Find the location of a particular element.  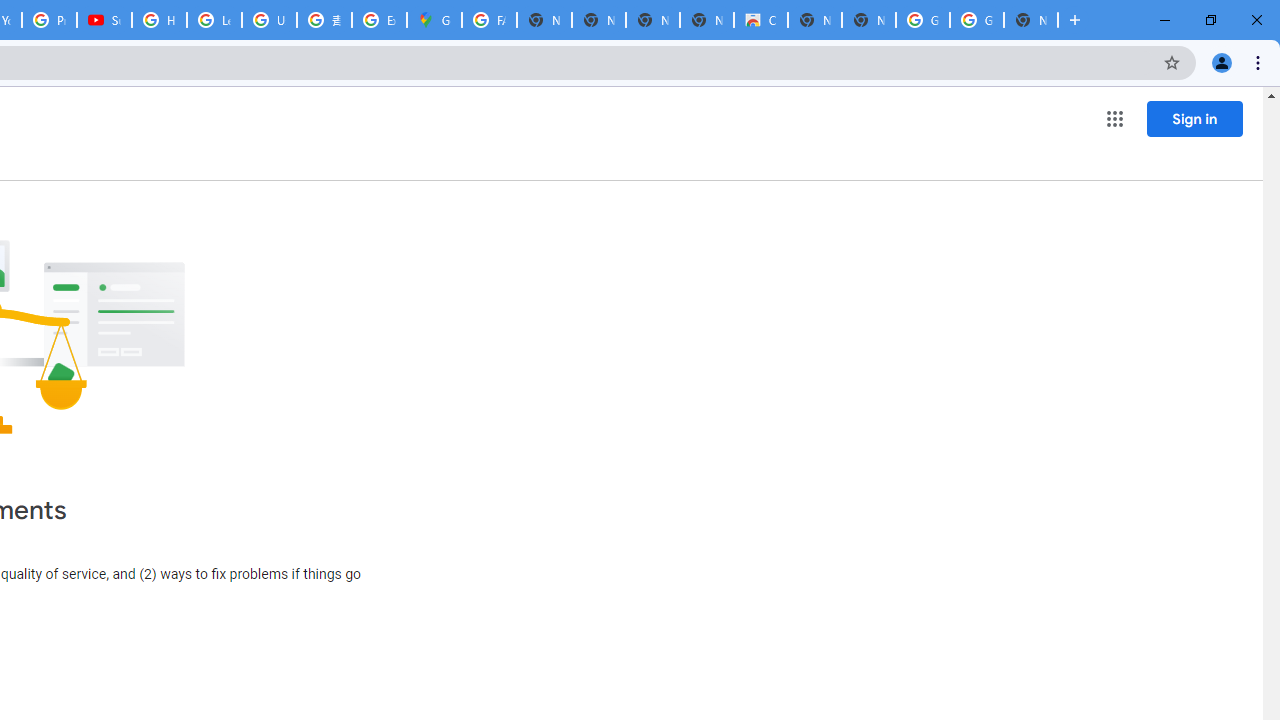

'How Chrome protects your passwords - Google Chrome Help' is located at coordinates (158, 20).